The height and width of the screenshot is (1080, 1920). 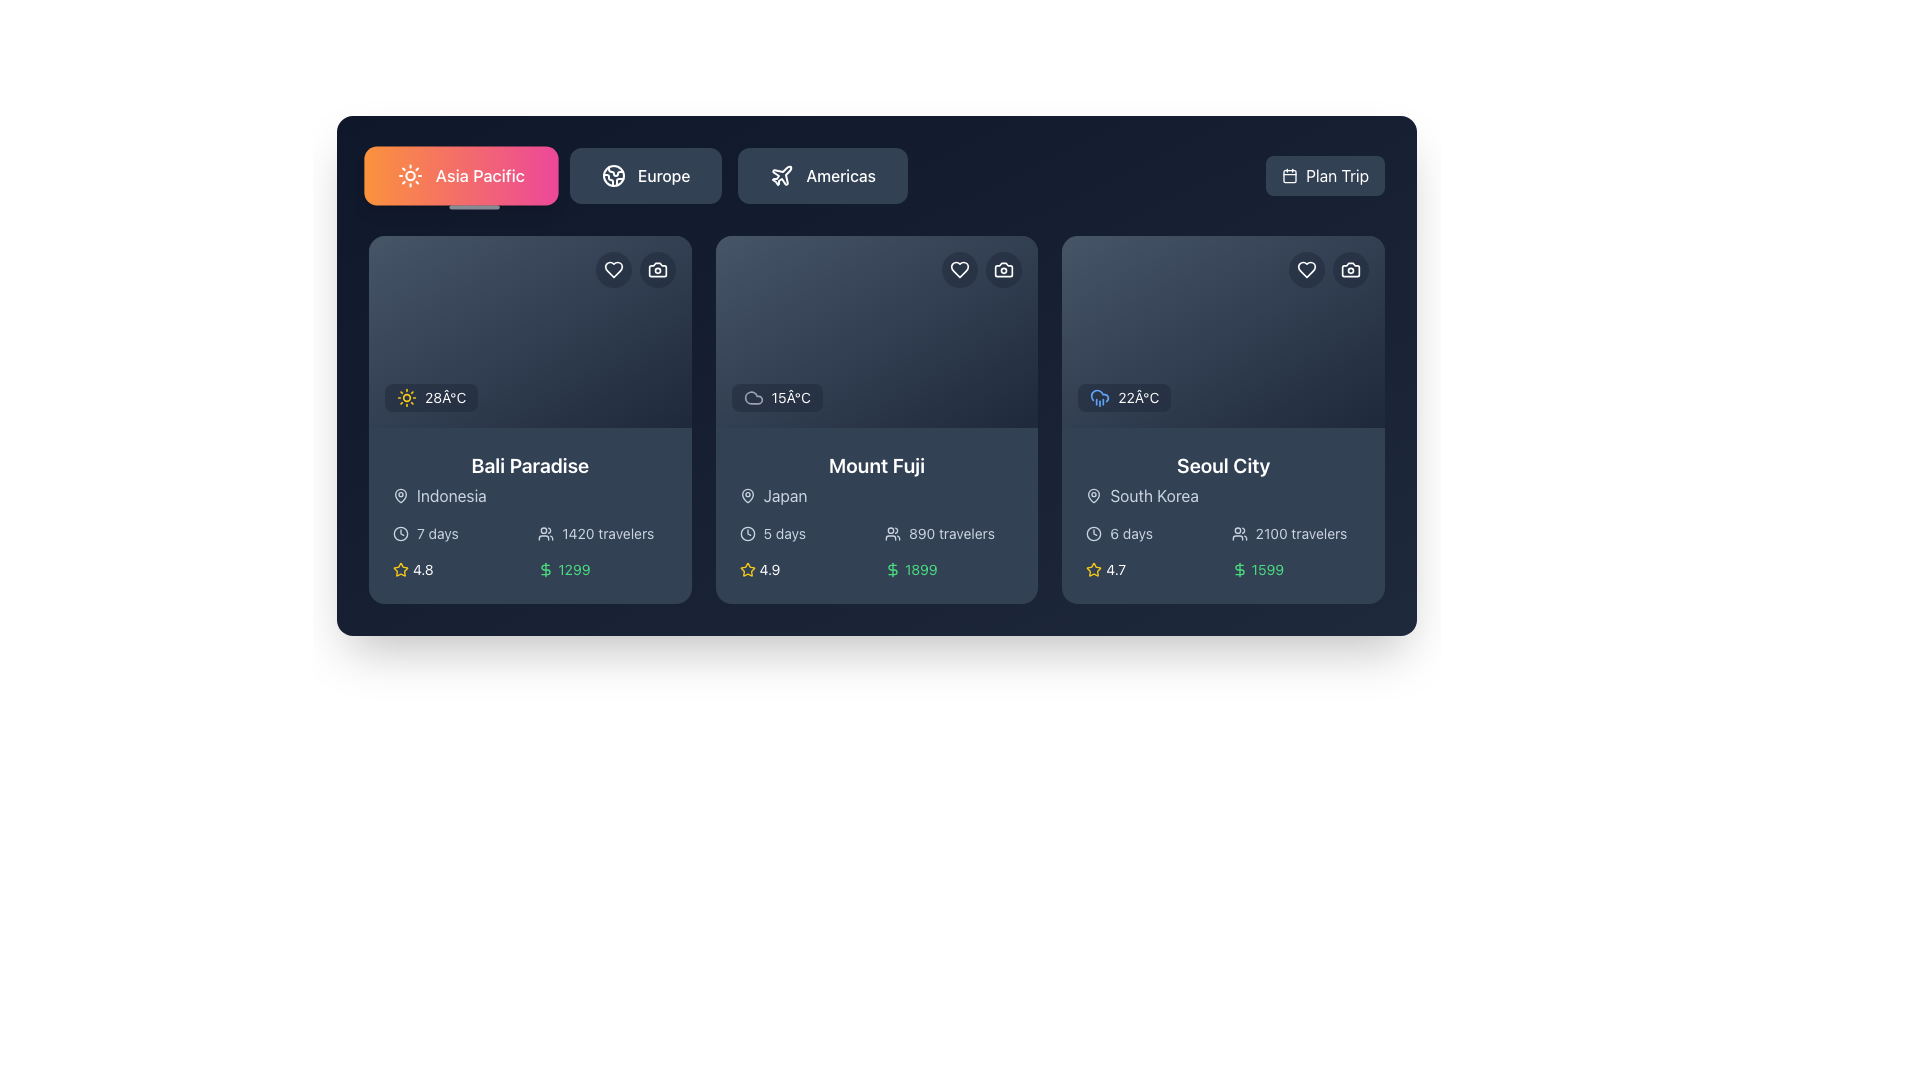 I want to click on the static text indicating the duration of the trip, which shows '6 days' and is located beneath 'Seoul City' and to the left of '2100 travelers', so click(x=1151, y=532).